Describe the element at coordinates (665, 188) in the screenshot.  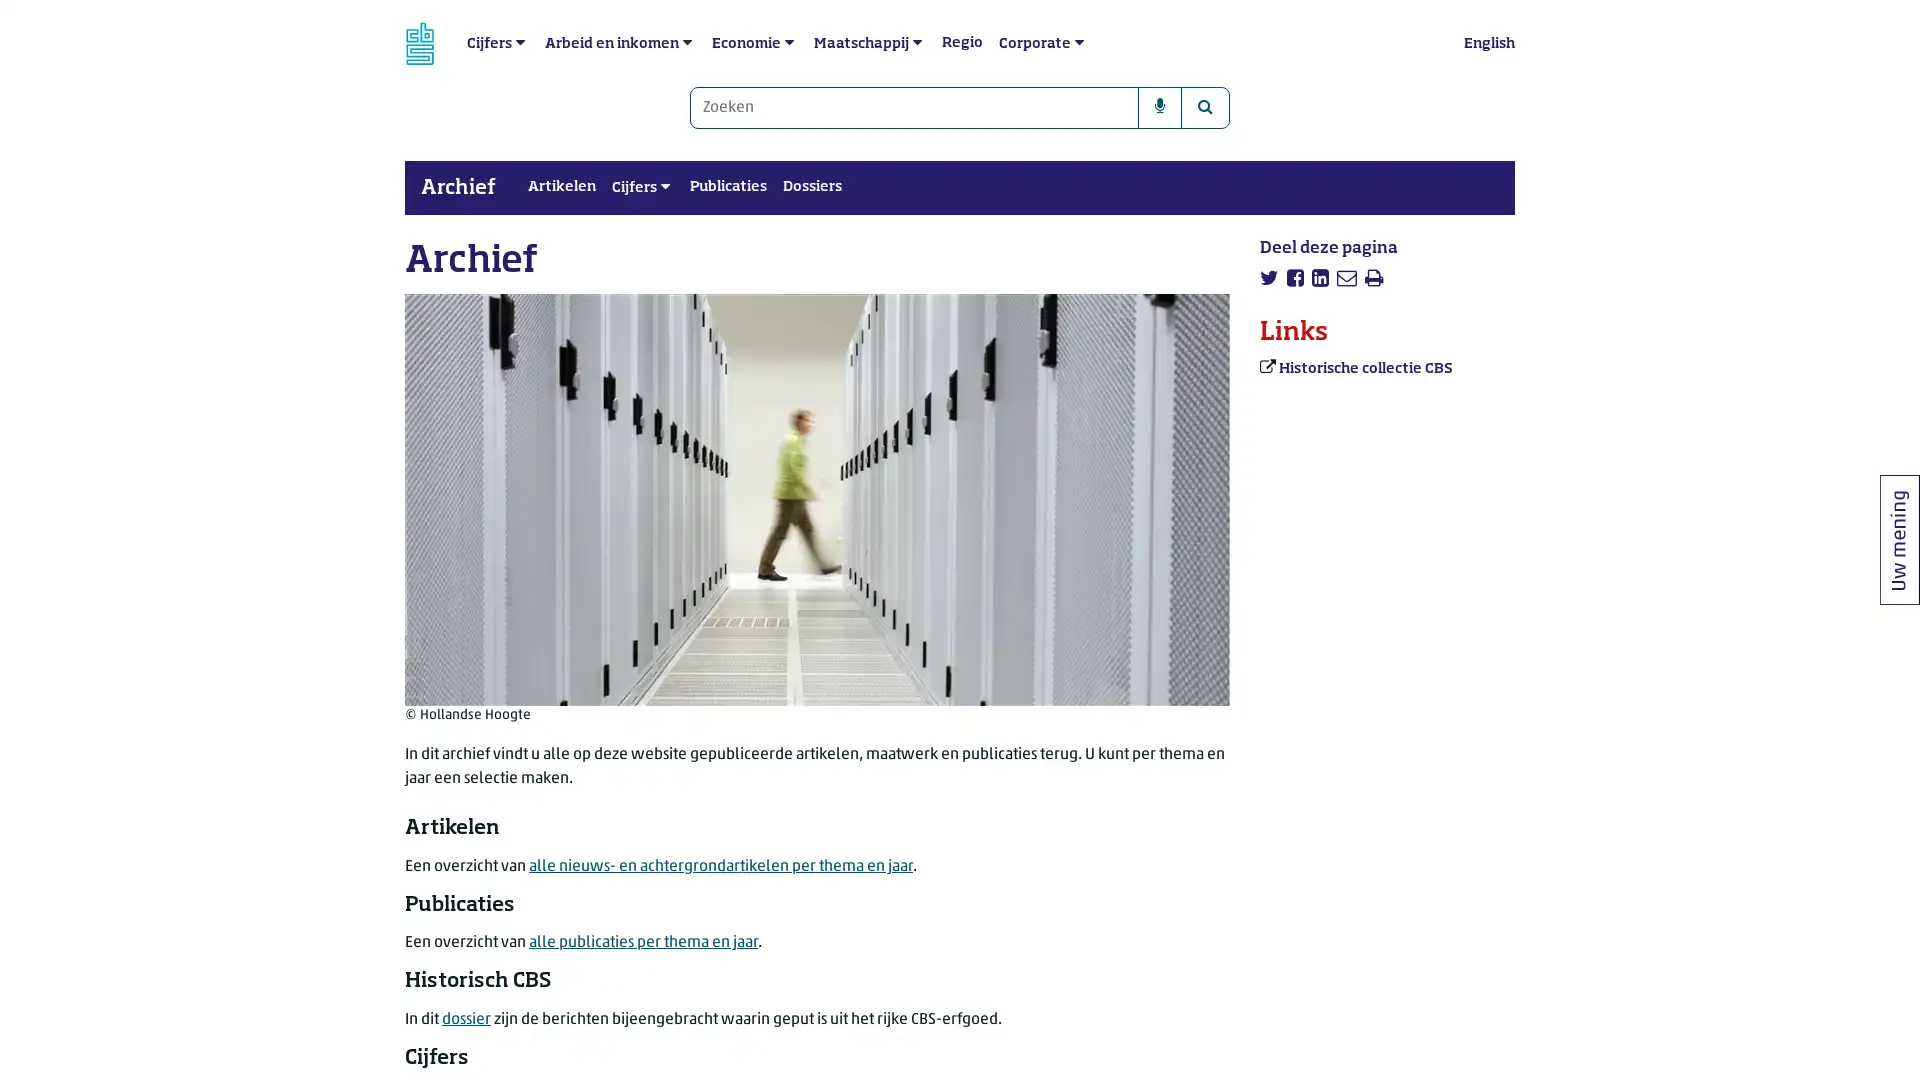
I see `submenu Cijfers` at that location.